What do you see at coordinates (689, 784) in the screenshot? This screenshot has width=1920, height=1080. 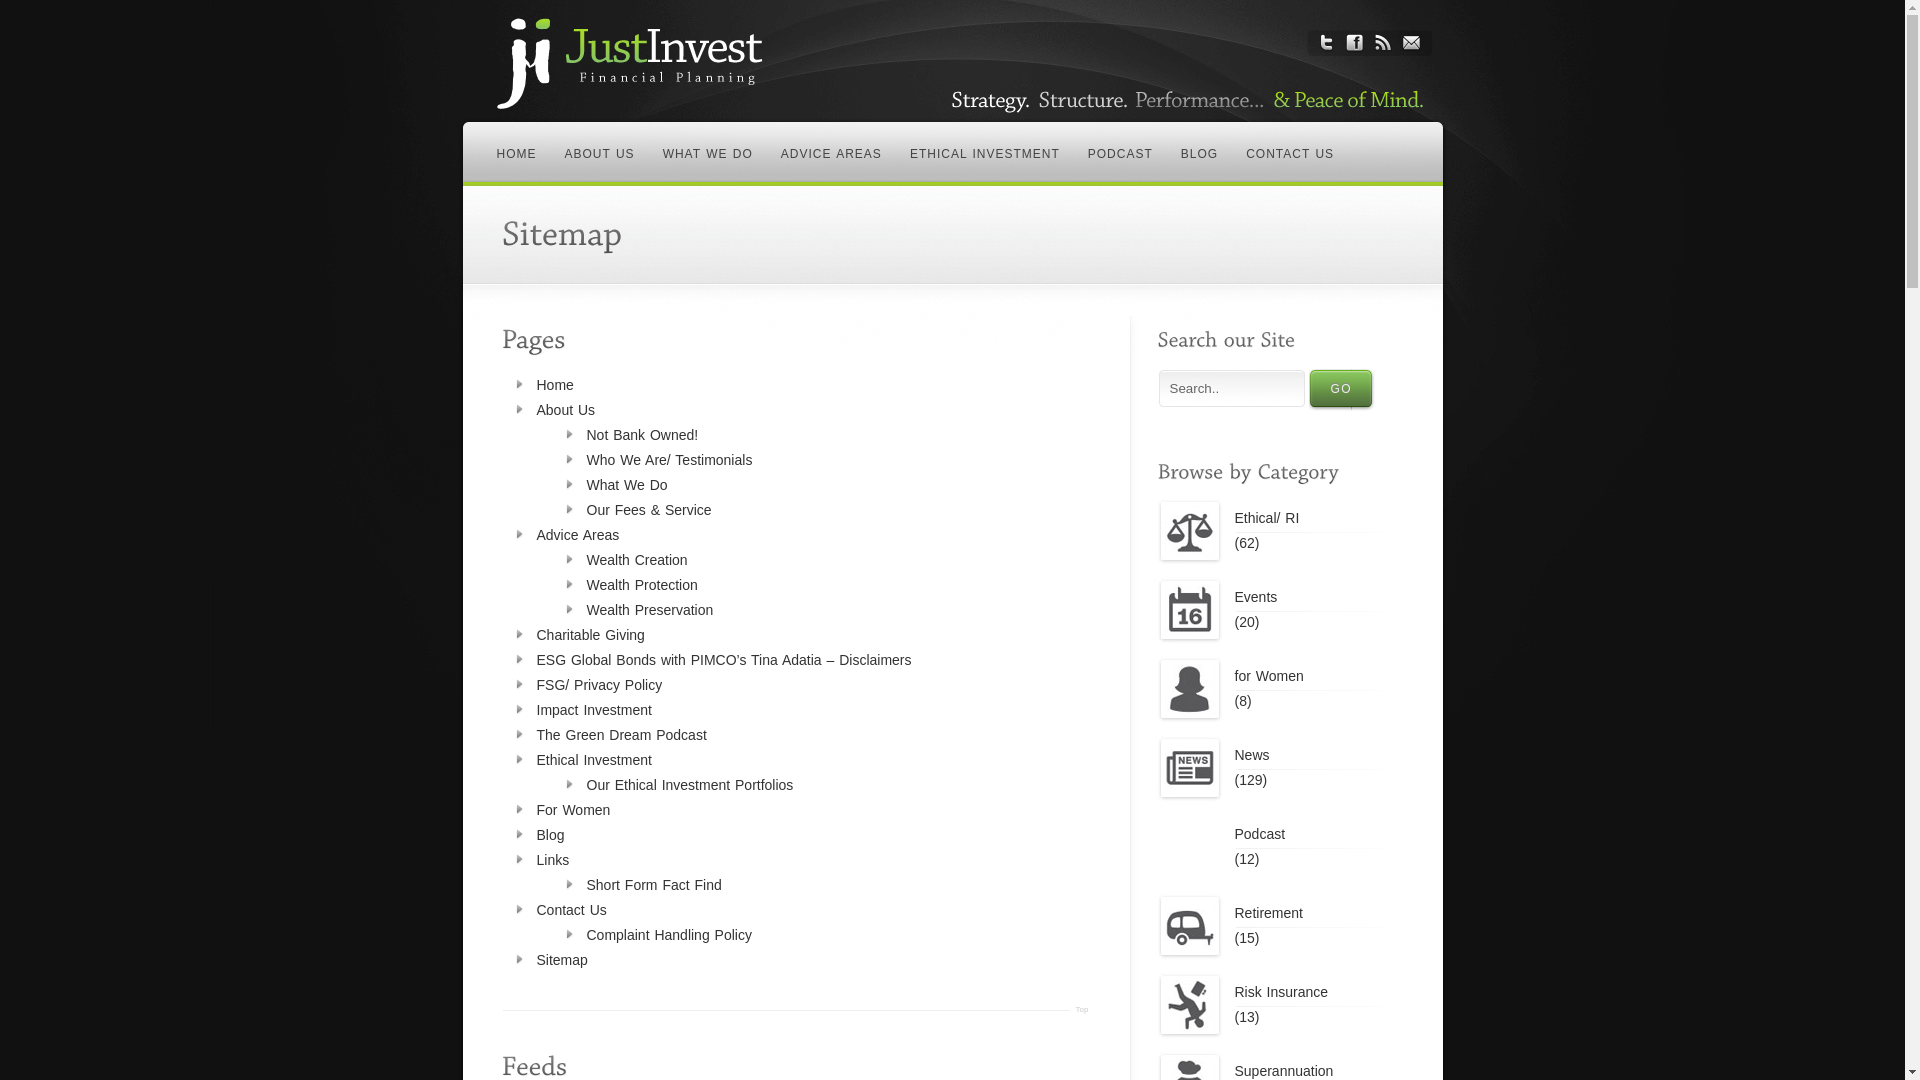 I see `'Our Ethical Investment Portfolios'` at bounding box center [689, 784].